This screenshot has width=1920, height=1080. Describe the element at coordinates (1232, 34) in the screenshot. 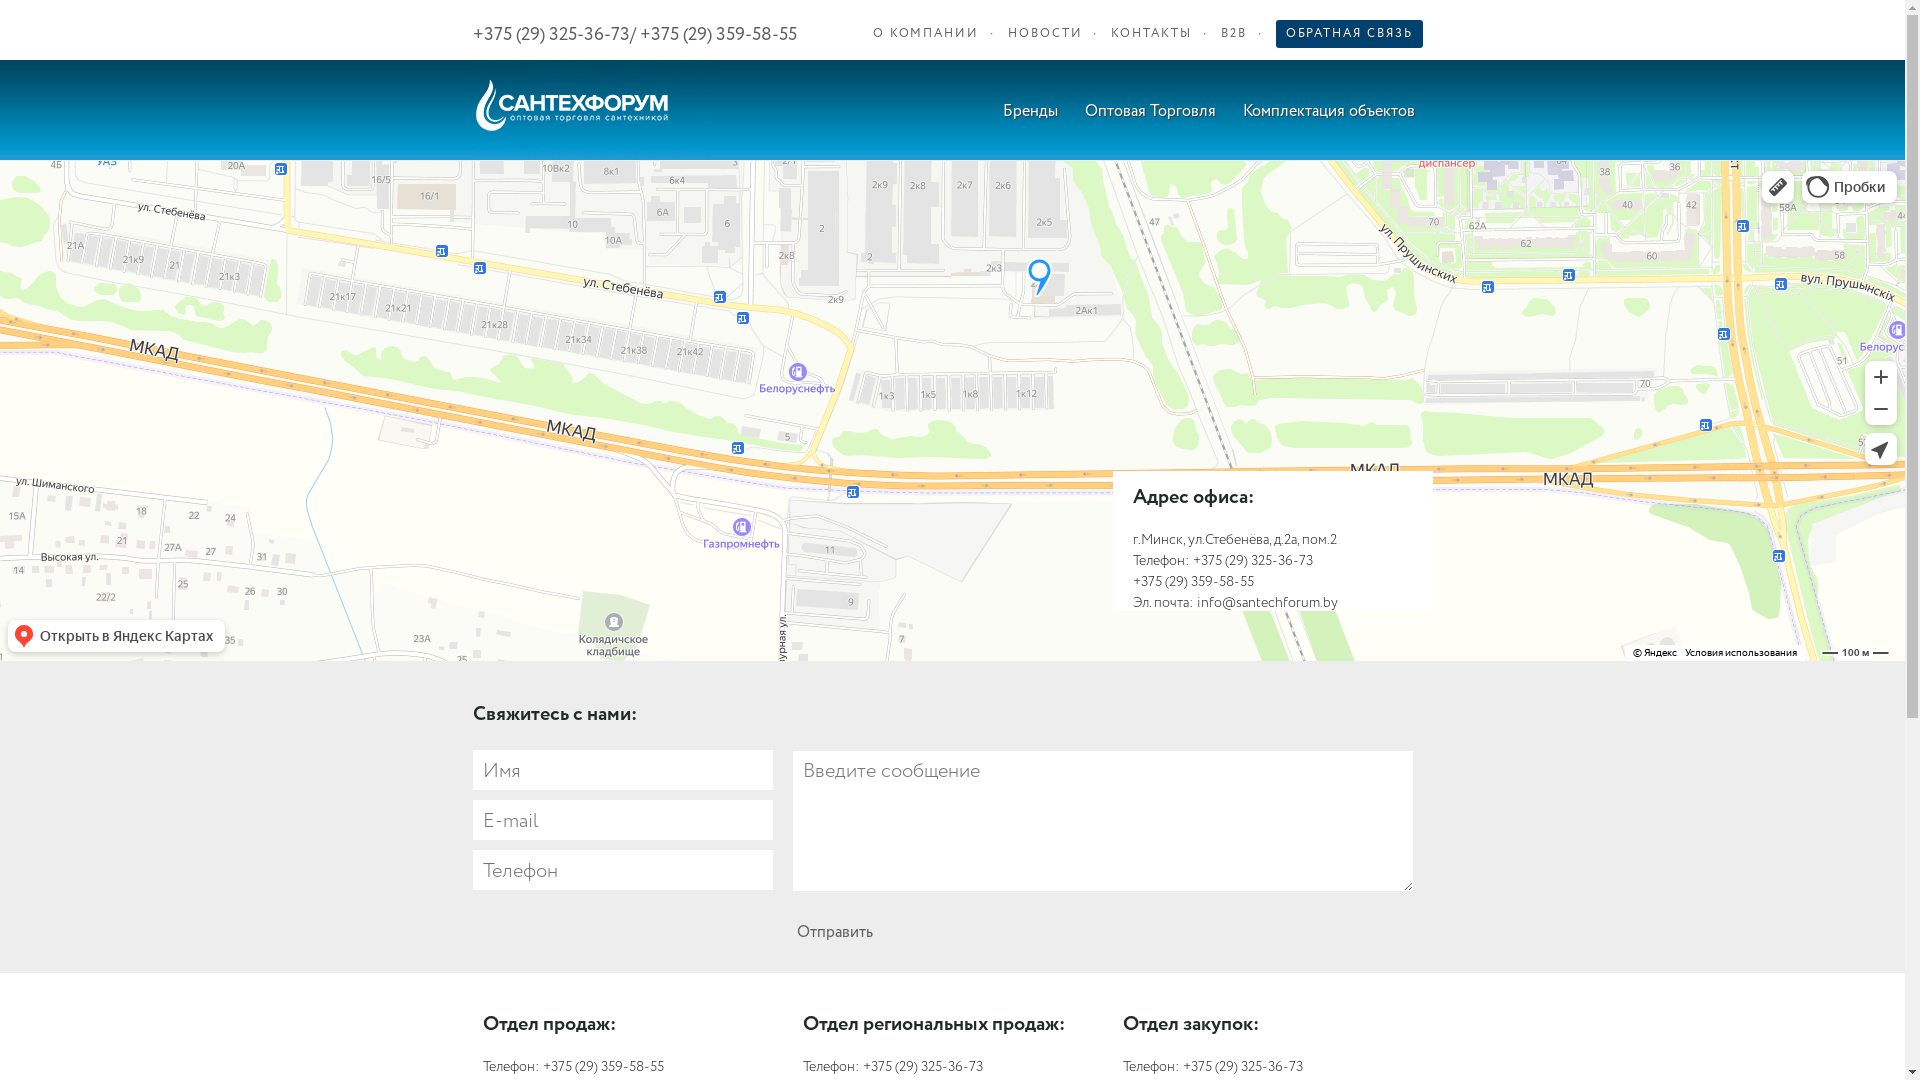

I see `'B2B'` at that location.